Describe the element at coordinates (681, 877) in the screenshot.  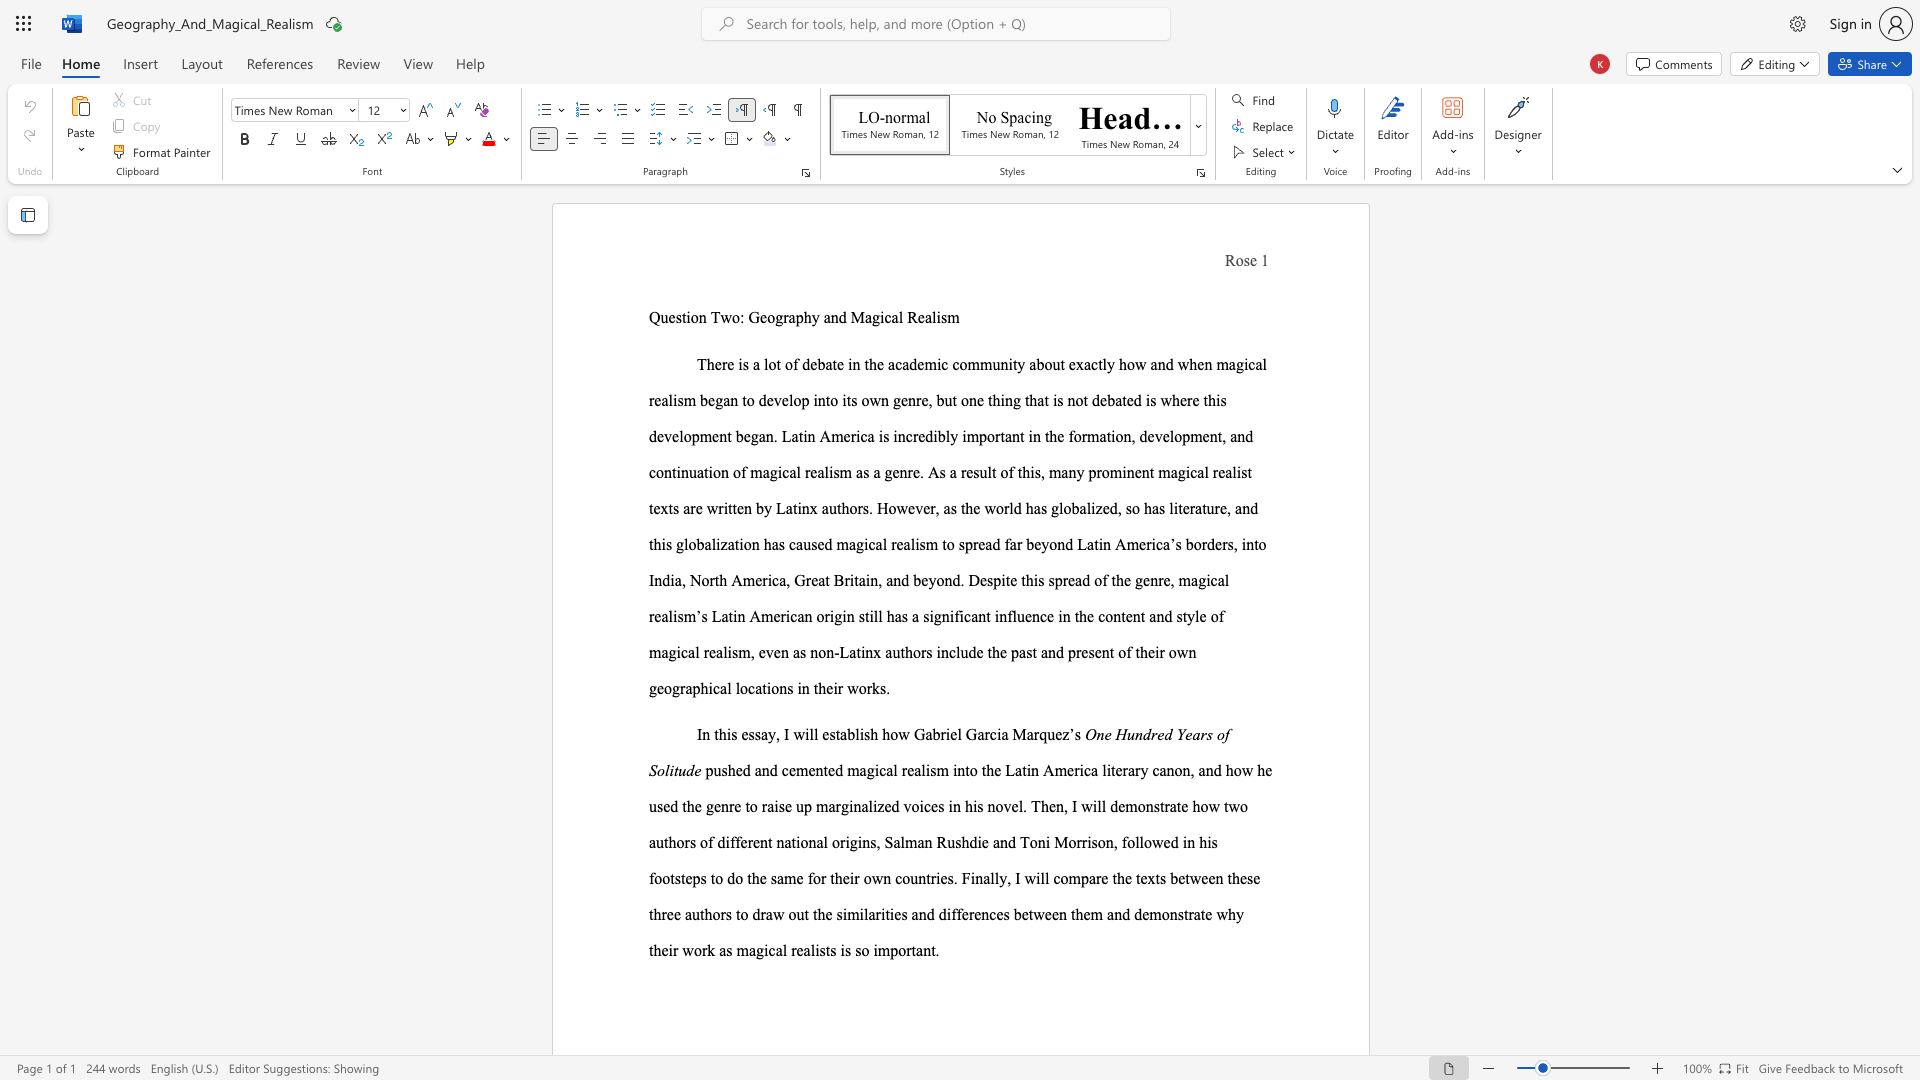
I see `the subset text "teps" within the text "followed in his footsteps"` at that location.